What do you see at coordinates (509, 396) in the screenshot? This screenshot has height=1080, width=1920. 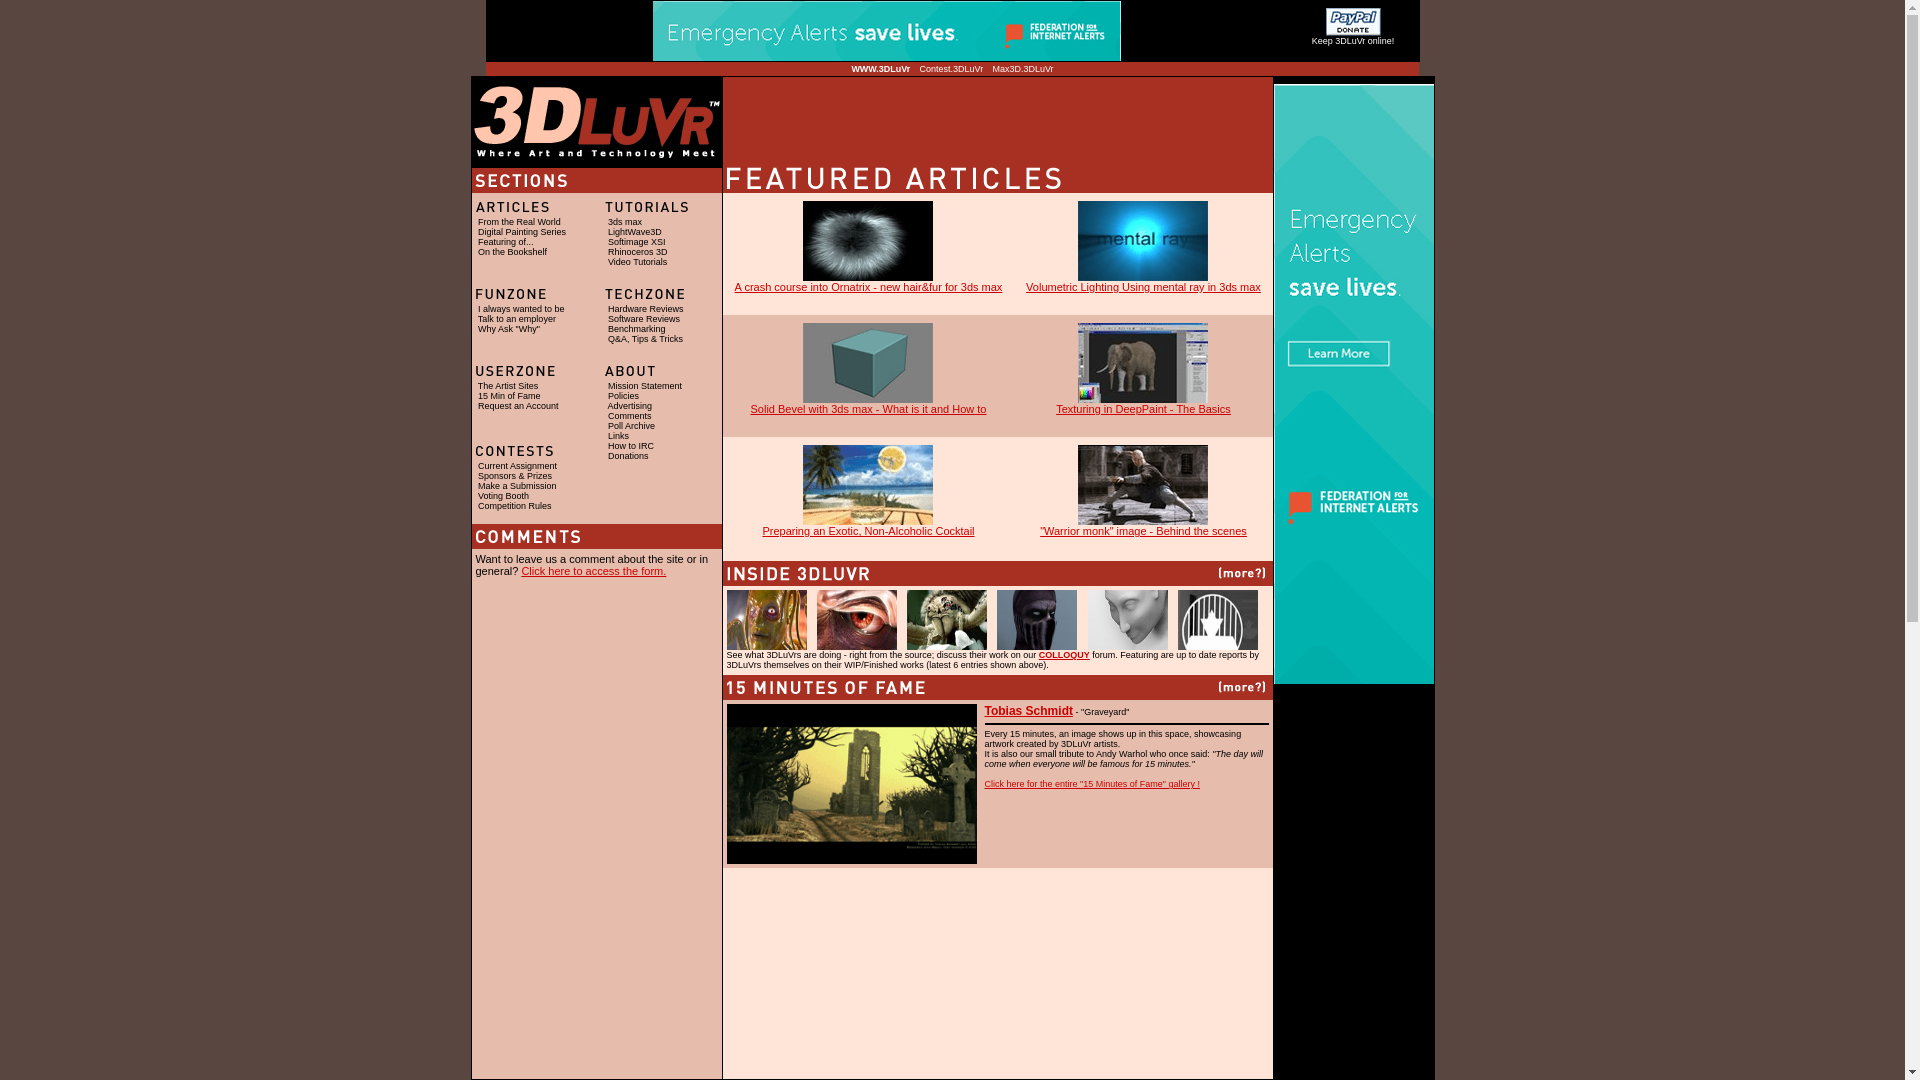 I see `'15 Min of Fame'` at bounding box center [509, 396].